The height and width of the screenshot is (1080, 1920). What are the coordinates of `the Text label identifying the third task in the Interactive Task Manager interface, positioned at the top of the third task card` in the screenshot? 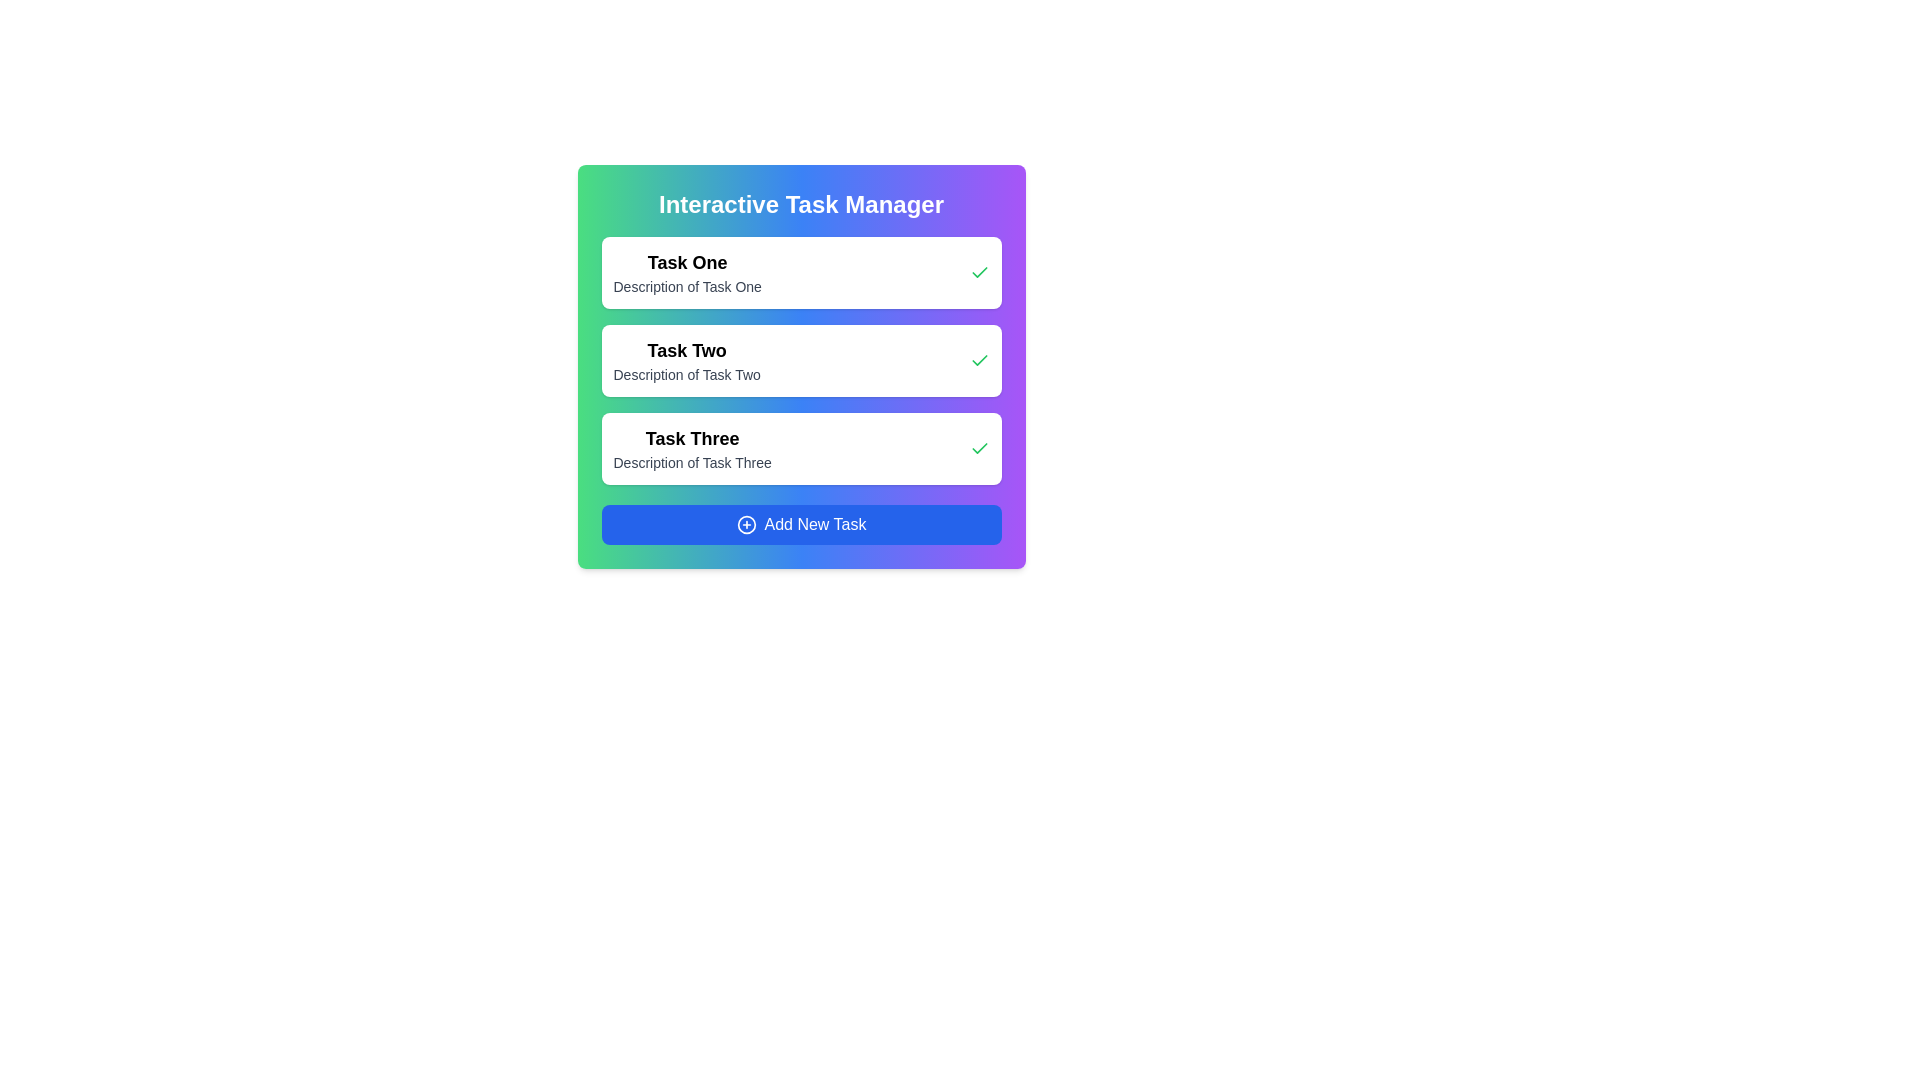 It's located at (692, 438).